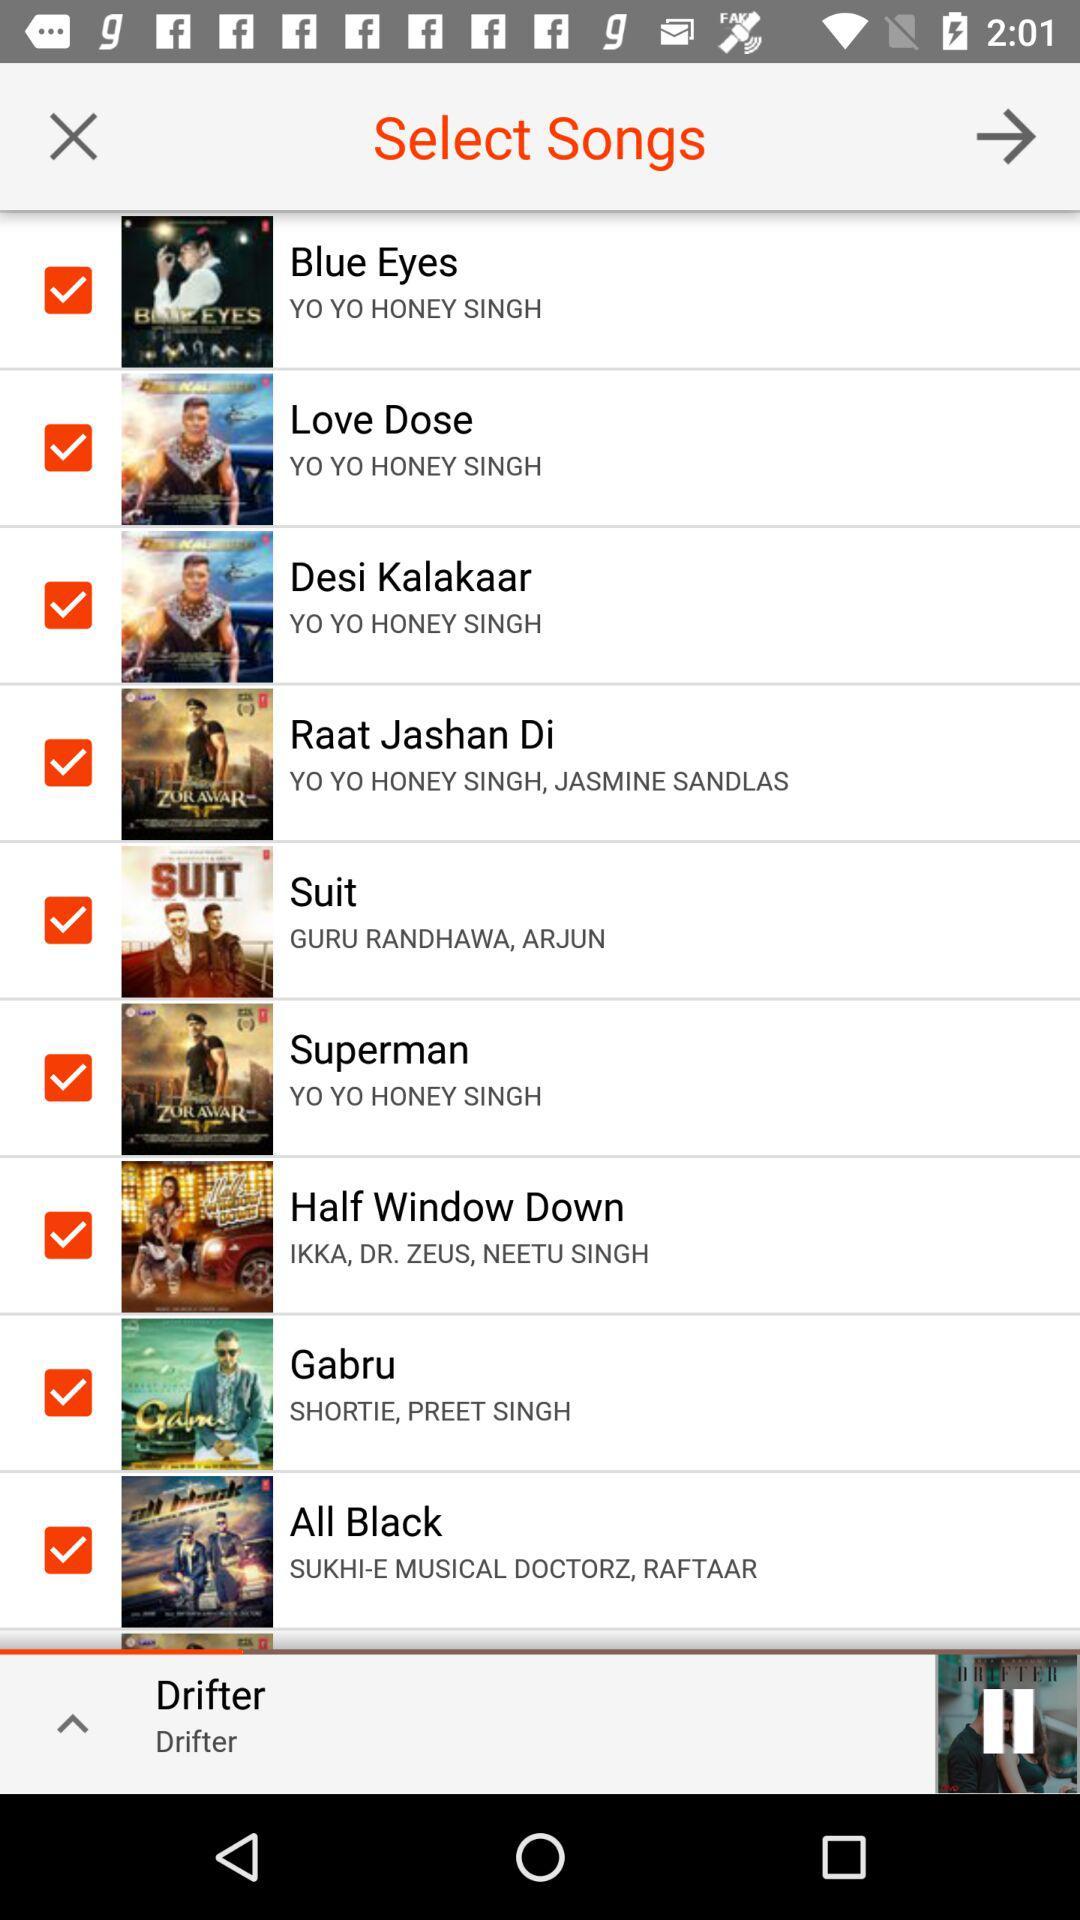 This screenshot has height=1920, width=1080. I want to click on button which on left to image, so click(71, 446).